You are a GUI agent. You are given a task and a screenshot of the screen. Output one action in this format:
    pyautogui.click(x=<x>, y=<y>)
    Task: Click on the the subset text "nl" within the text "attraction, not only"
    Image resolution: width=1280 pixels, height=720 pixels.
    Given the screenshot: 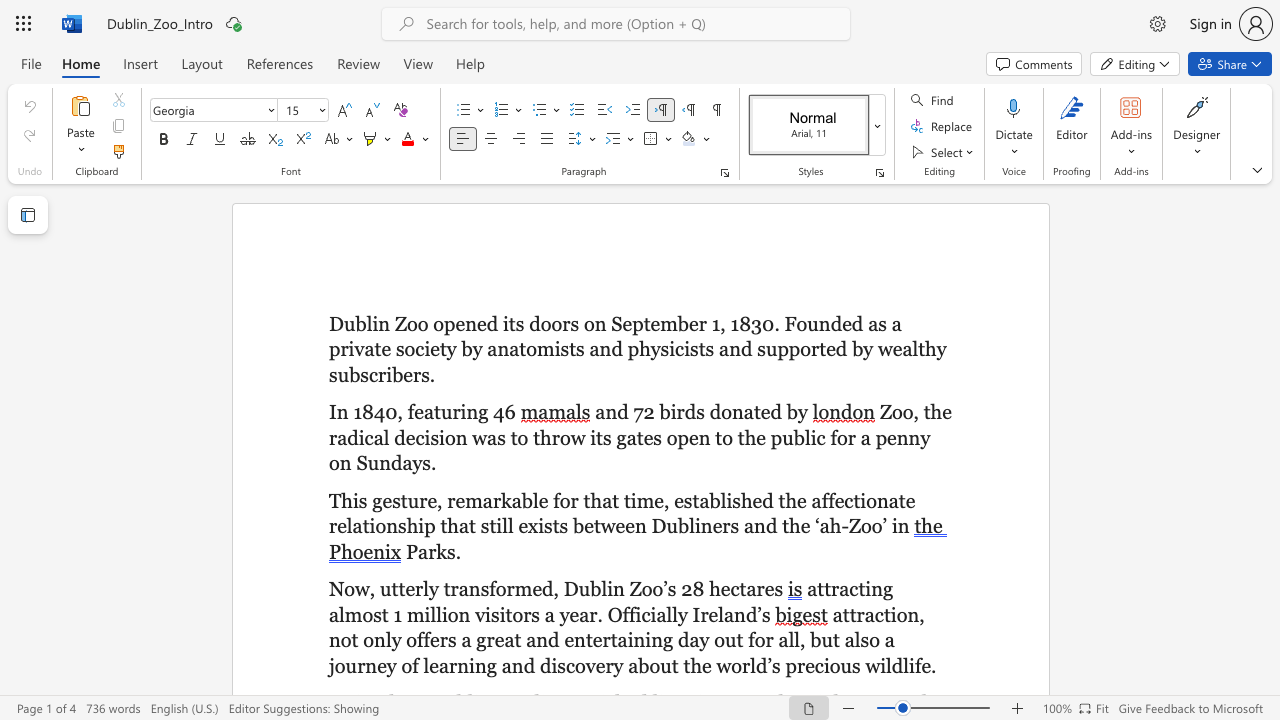 What is the action you would take?
    pyautogui.click(x=374, y=640)
    